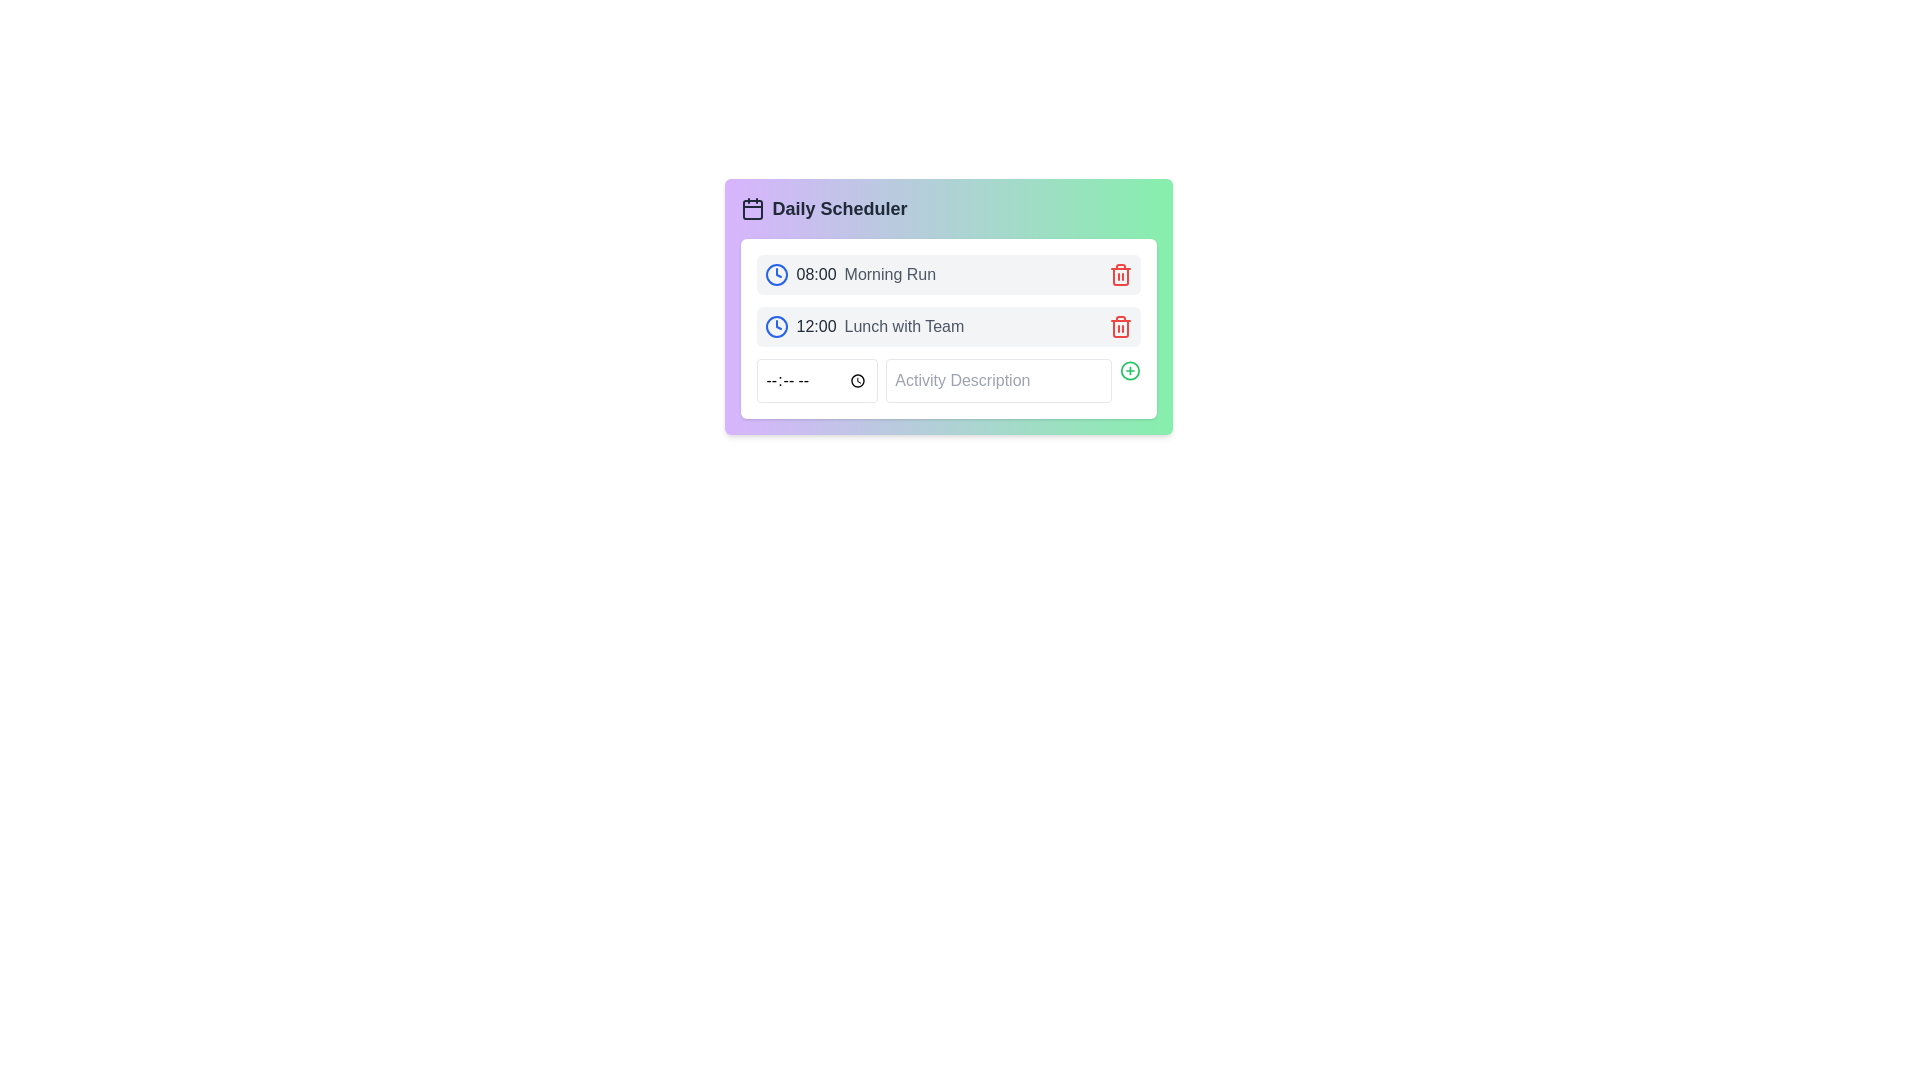 This screenshot has height=1080, width=1920. I want to click on the rectangular text input field with rounded corners and placeholder text 'Activity Description' to focus the input field, so click(998, 381).